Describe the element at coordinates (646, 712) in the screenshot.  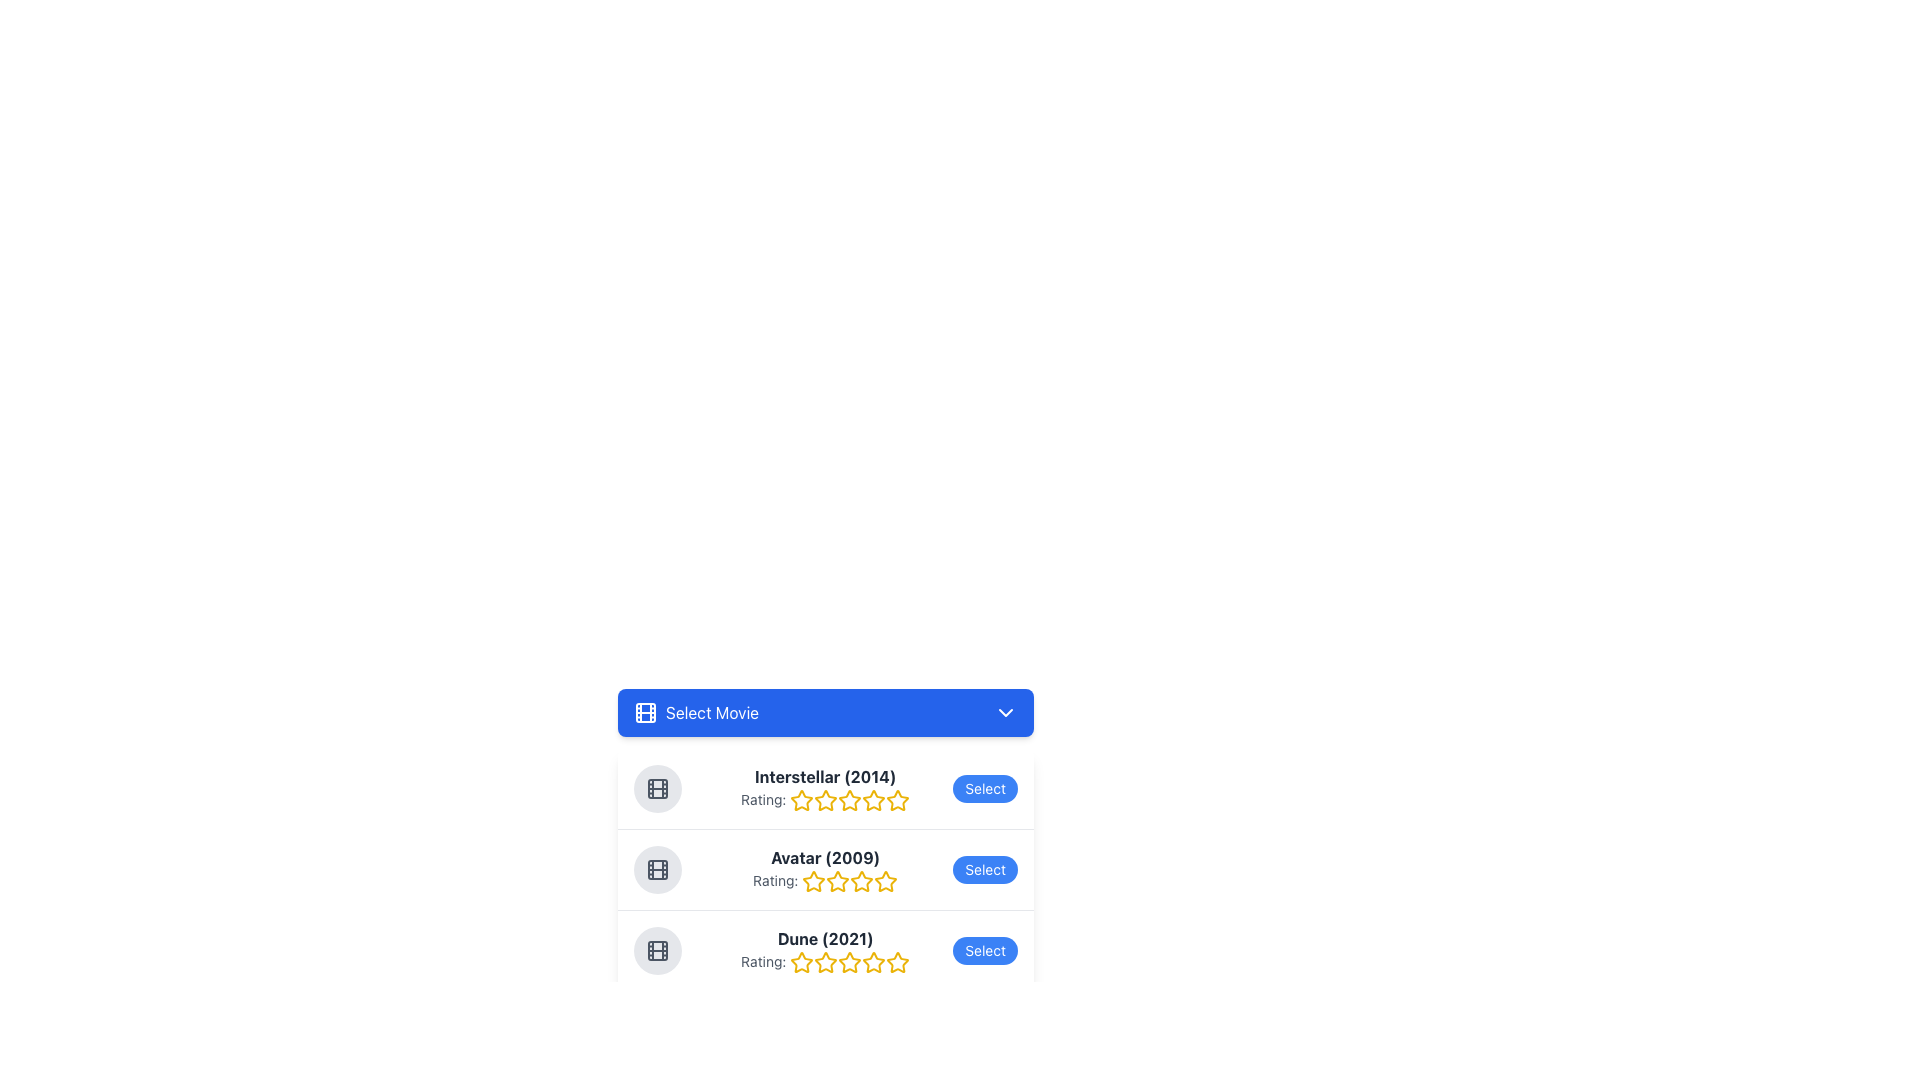
I see `the icon located at the leftmost position of the 'Select Movie' header bar, which serves as a visual representation for the section` at that location.